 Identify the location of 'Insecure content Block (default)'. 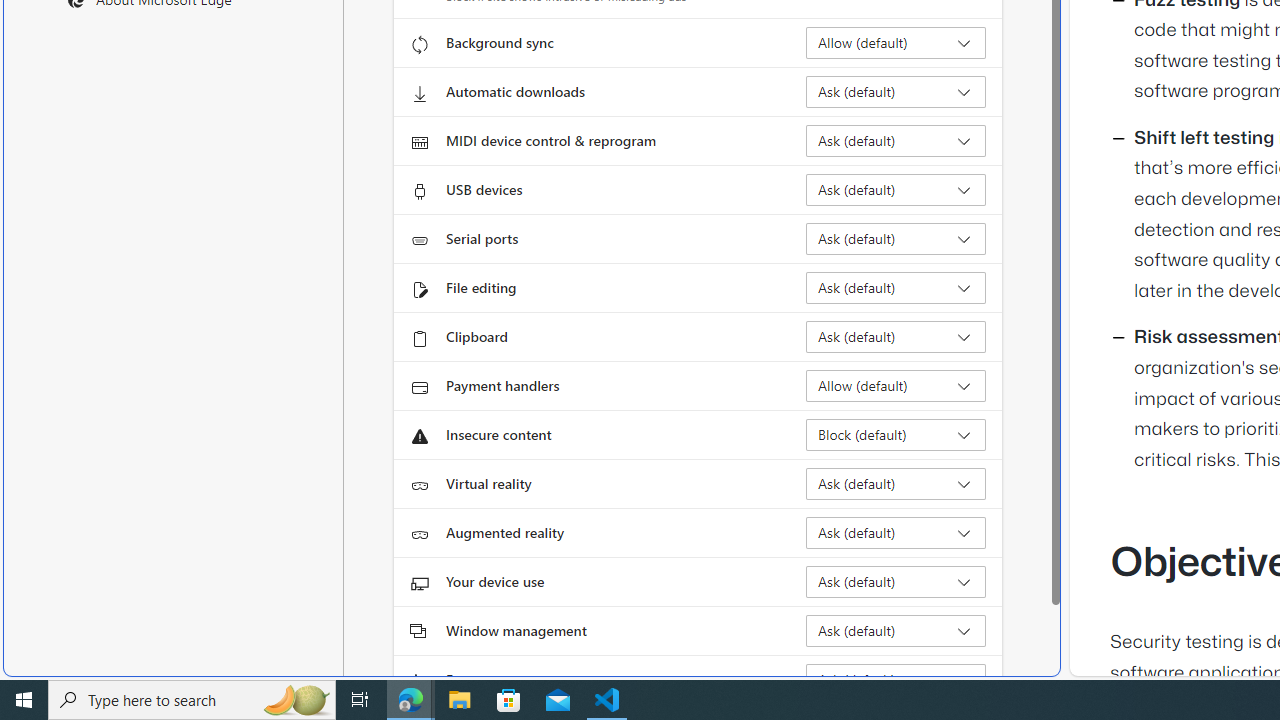
(895, 433).